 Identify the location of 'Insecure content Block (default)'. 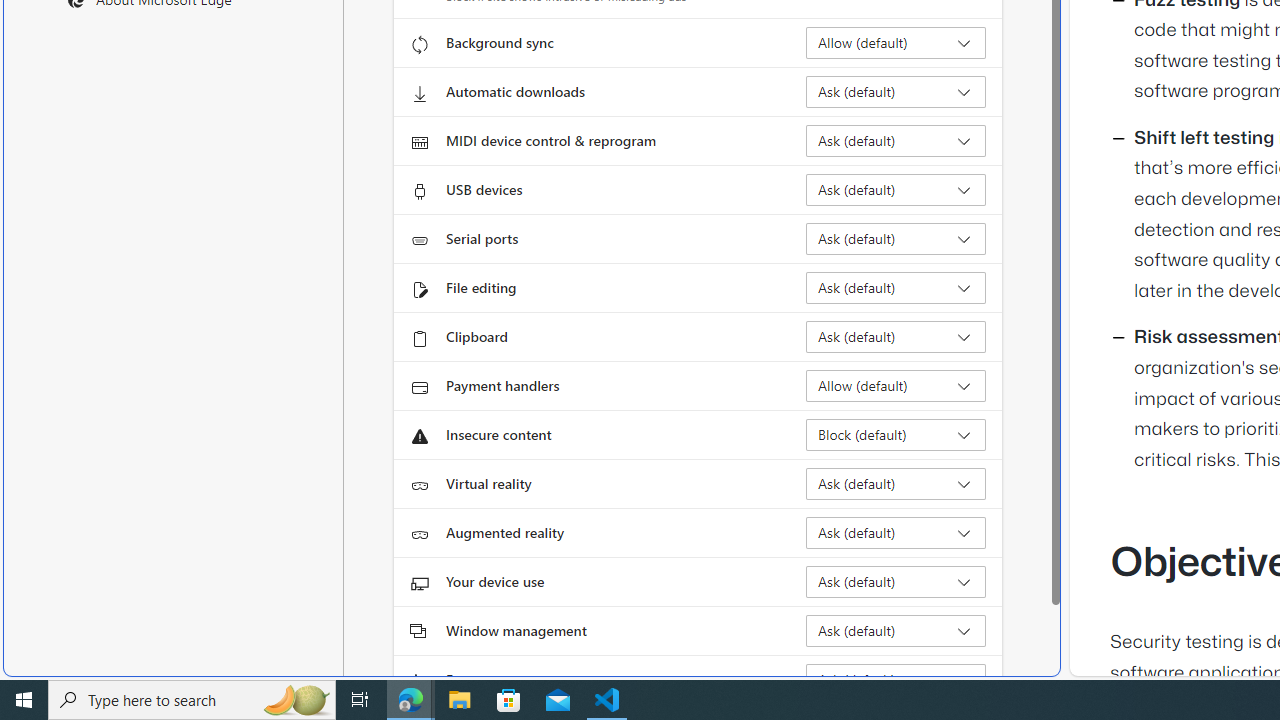
(895, 433).